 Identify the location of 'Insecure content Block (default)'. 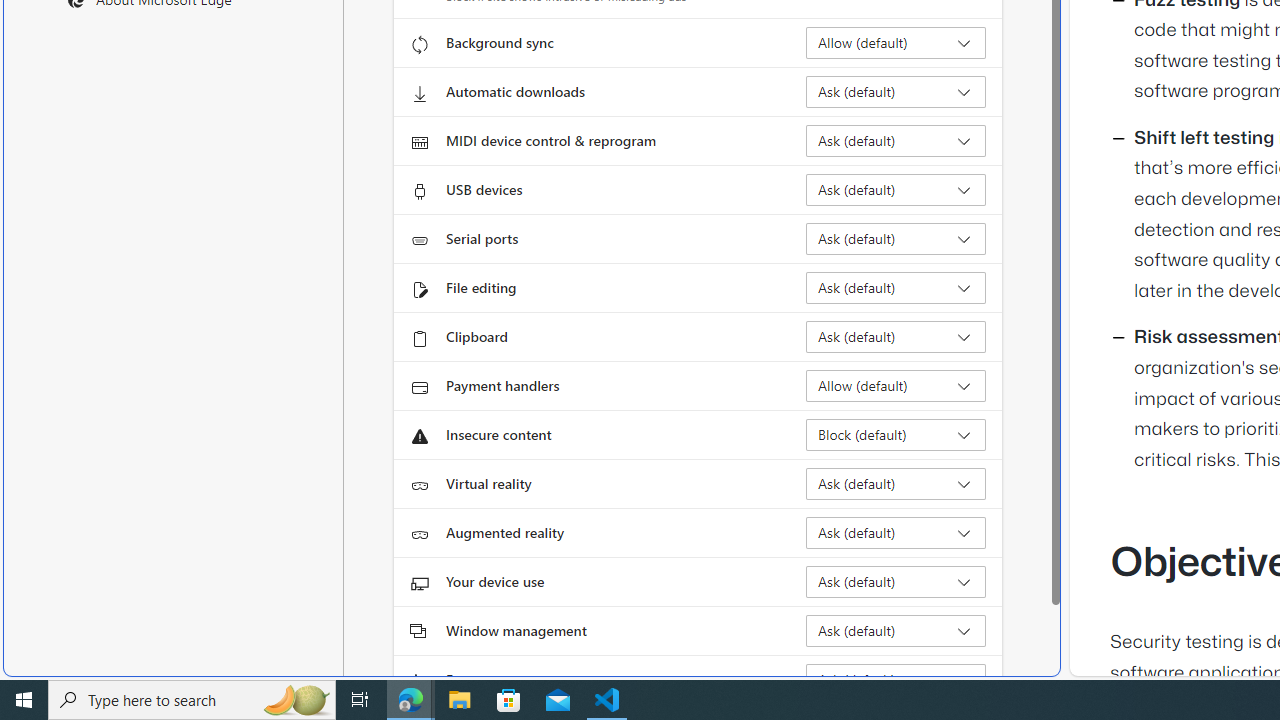
(895, 433).